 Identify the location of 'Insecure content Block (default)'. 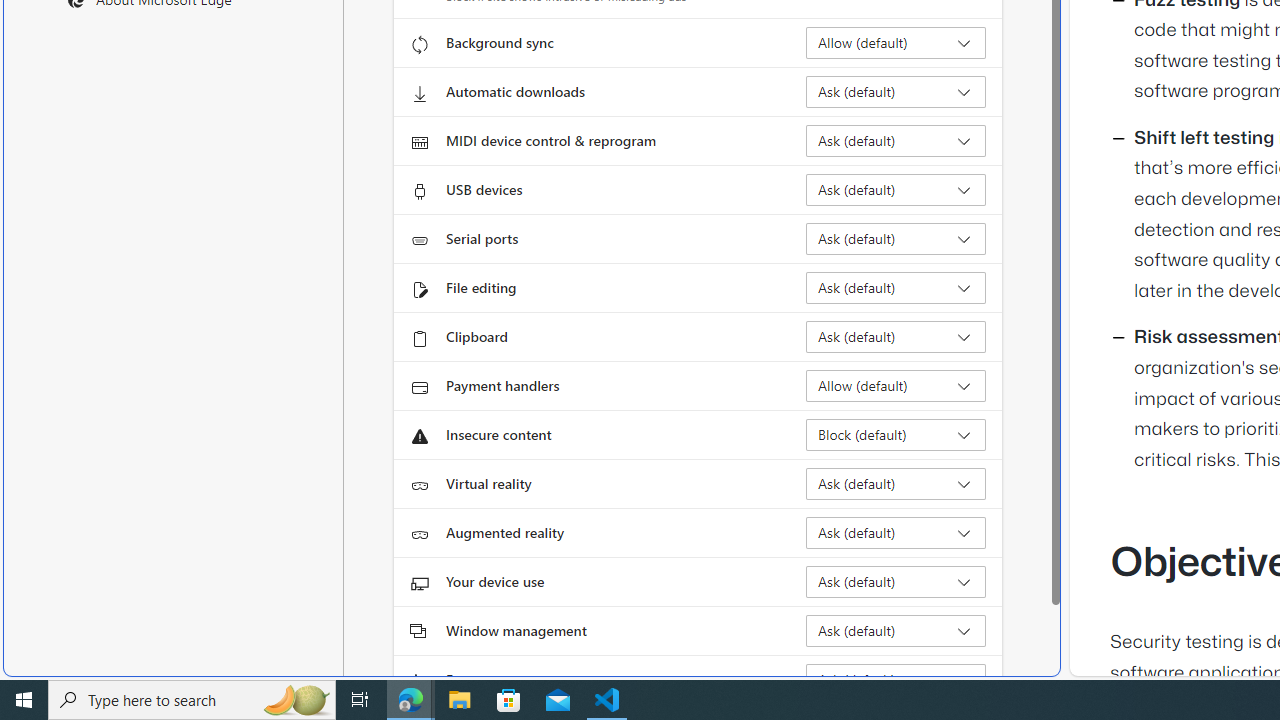
(895, 433).